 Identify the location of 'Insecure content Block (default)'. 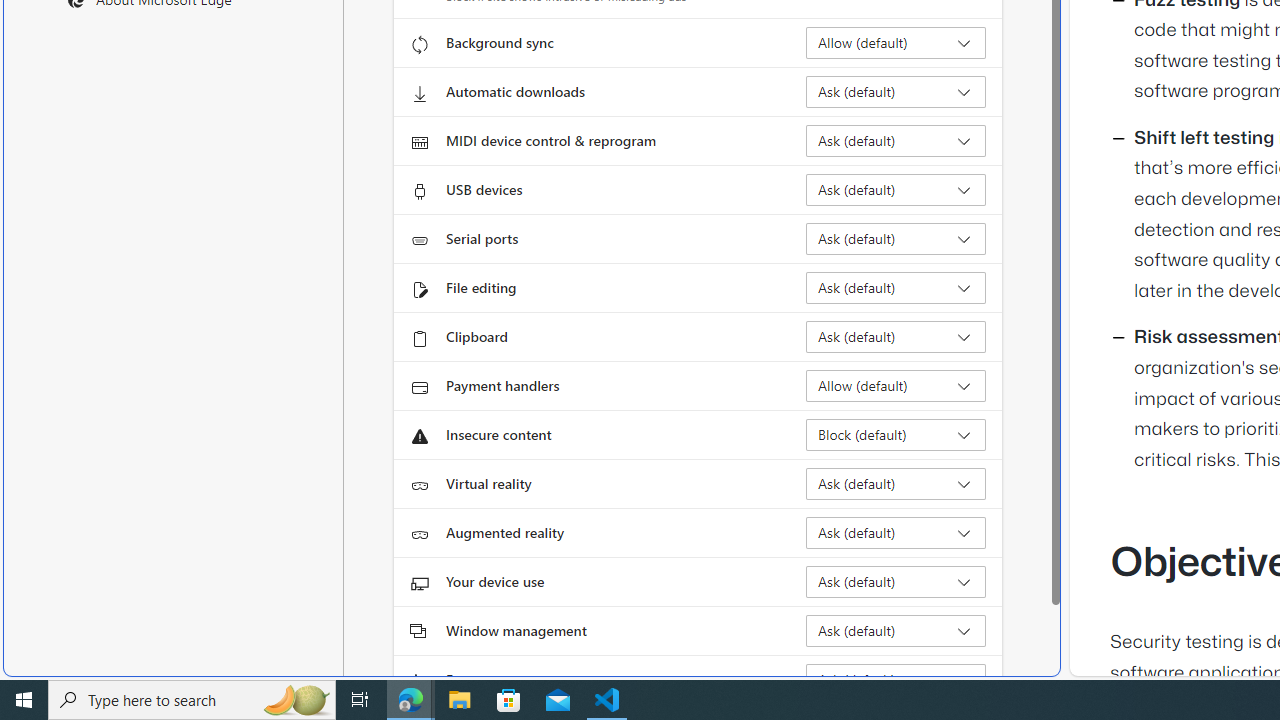
(895, 433).